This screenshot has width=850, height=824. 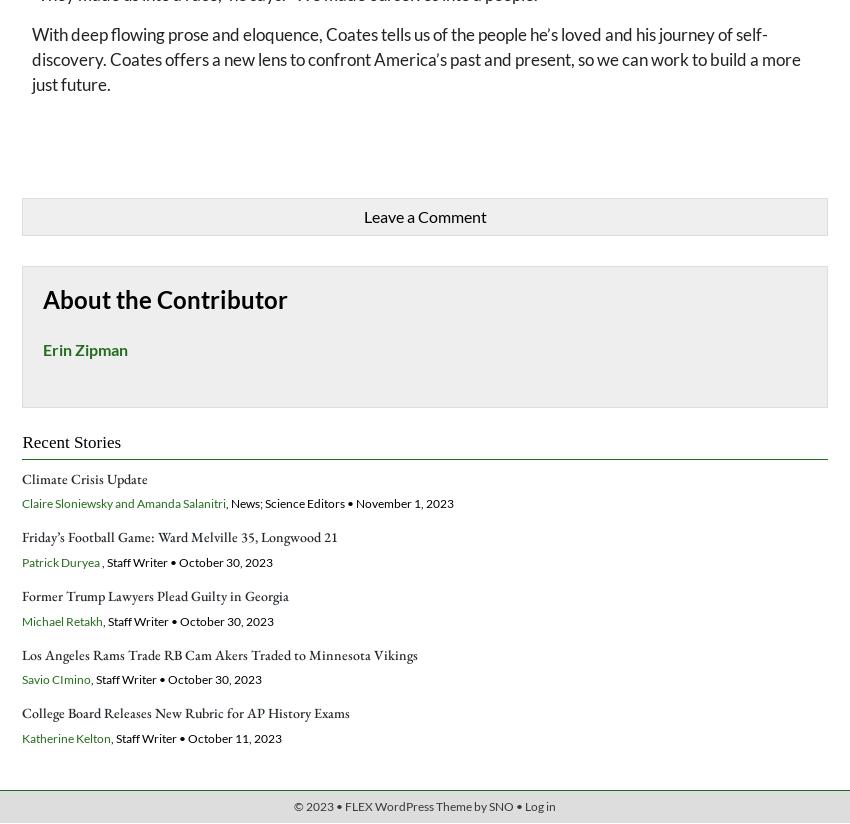 What do you see at coordinates (179, 537) in the screenshot?
I see `'Friday’s Football Game: Ward Melville 35, Longwood 21'` at bounding box center [179, 537].